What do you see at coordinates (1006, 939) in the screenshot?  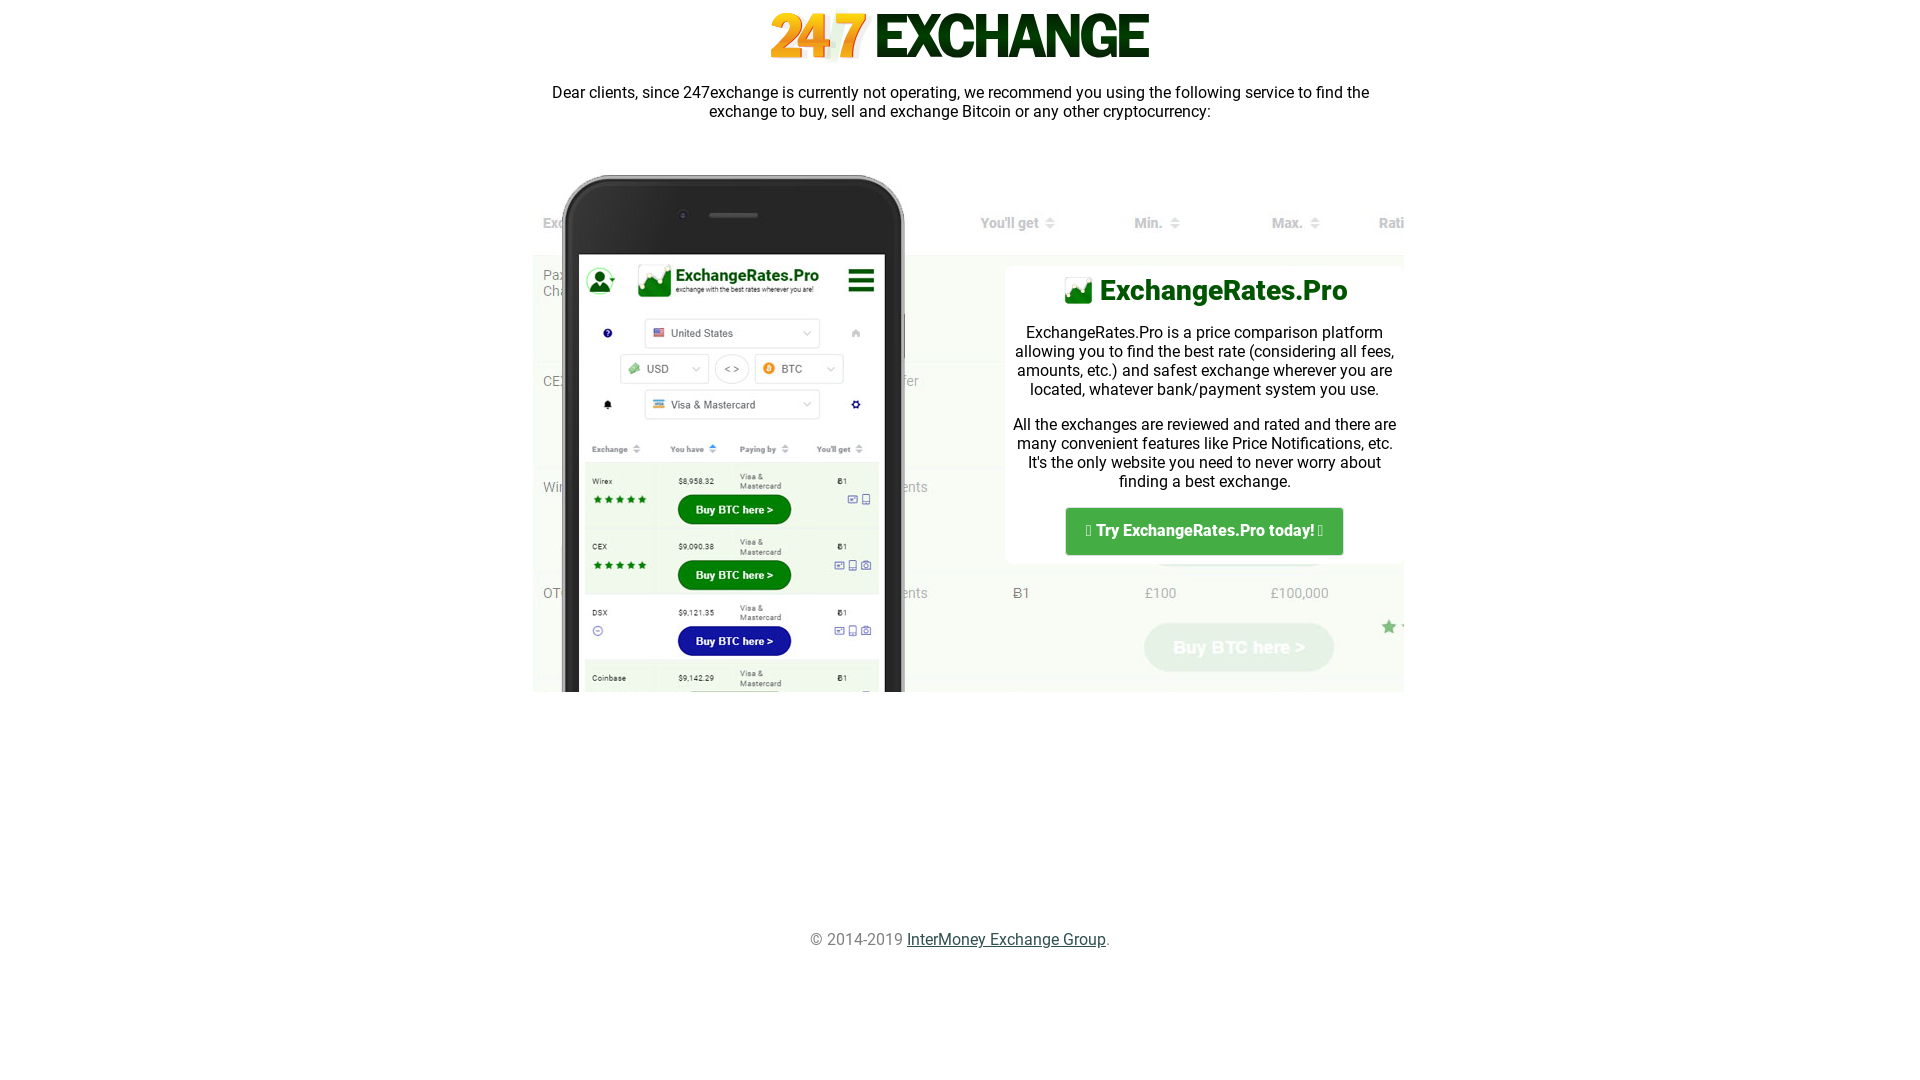 I see `'InterMoney Exchange Group'` at bounding box center [1006, 939].